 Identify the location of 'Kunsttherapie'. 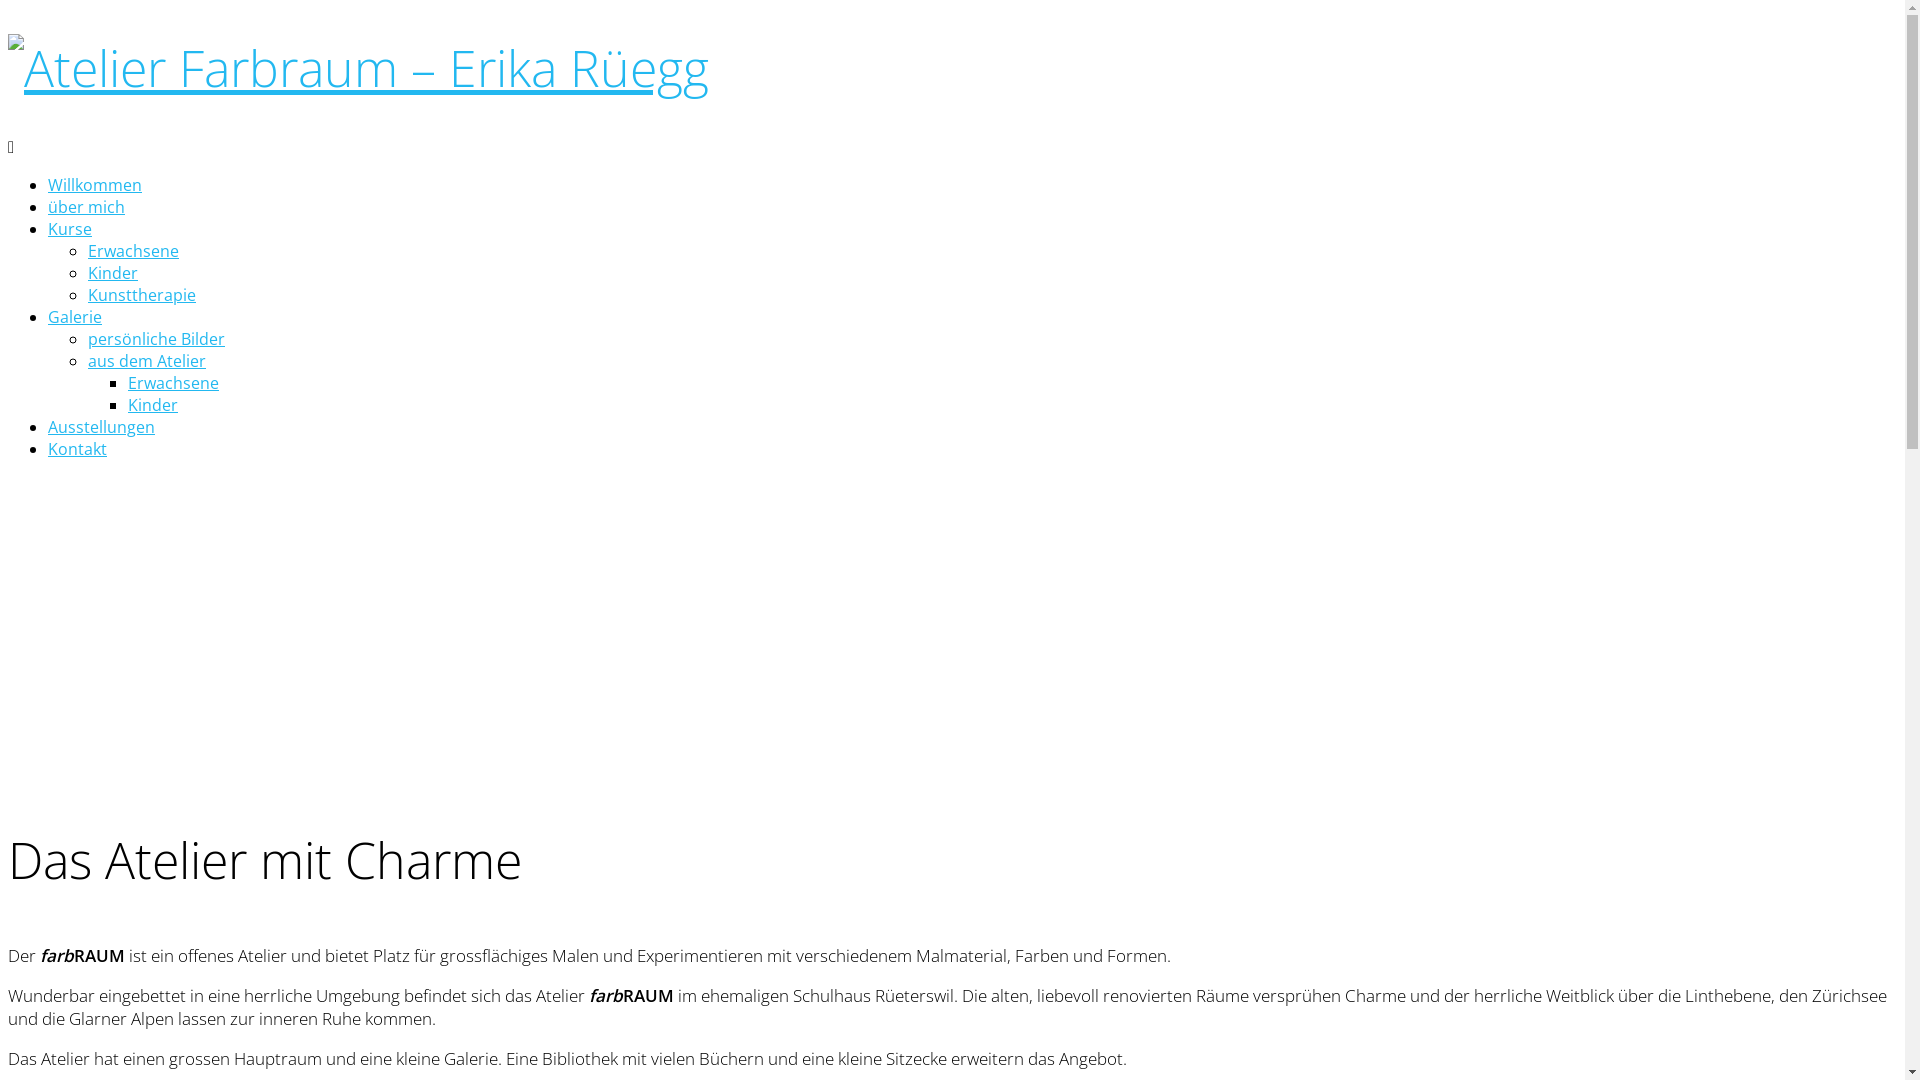
(141, 294).